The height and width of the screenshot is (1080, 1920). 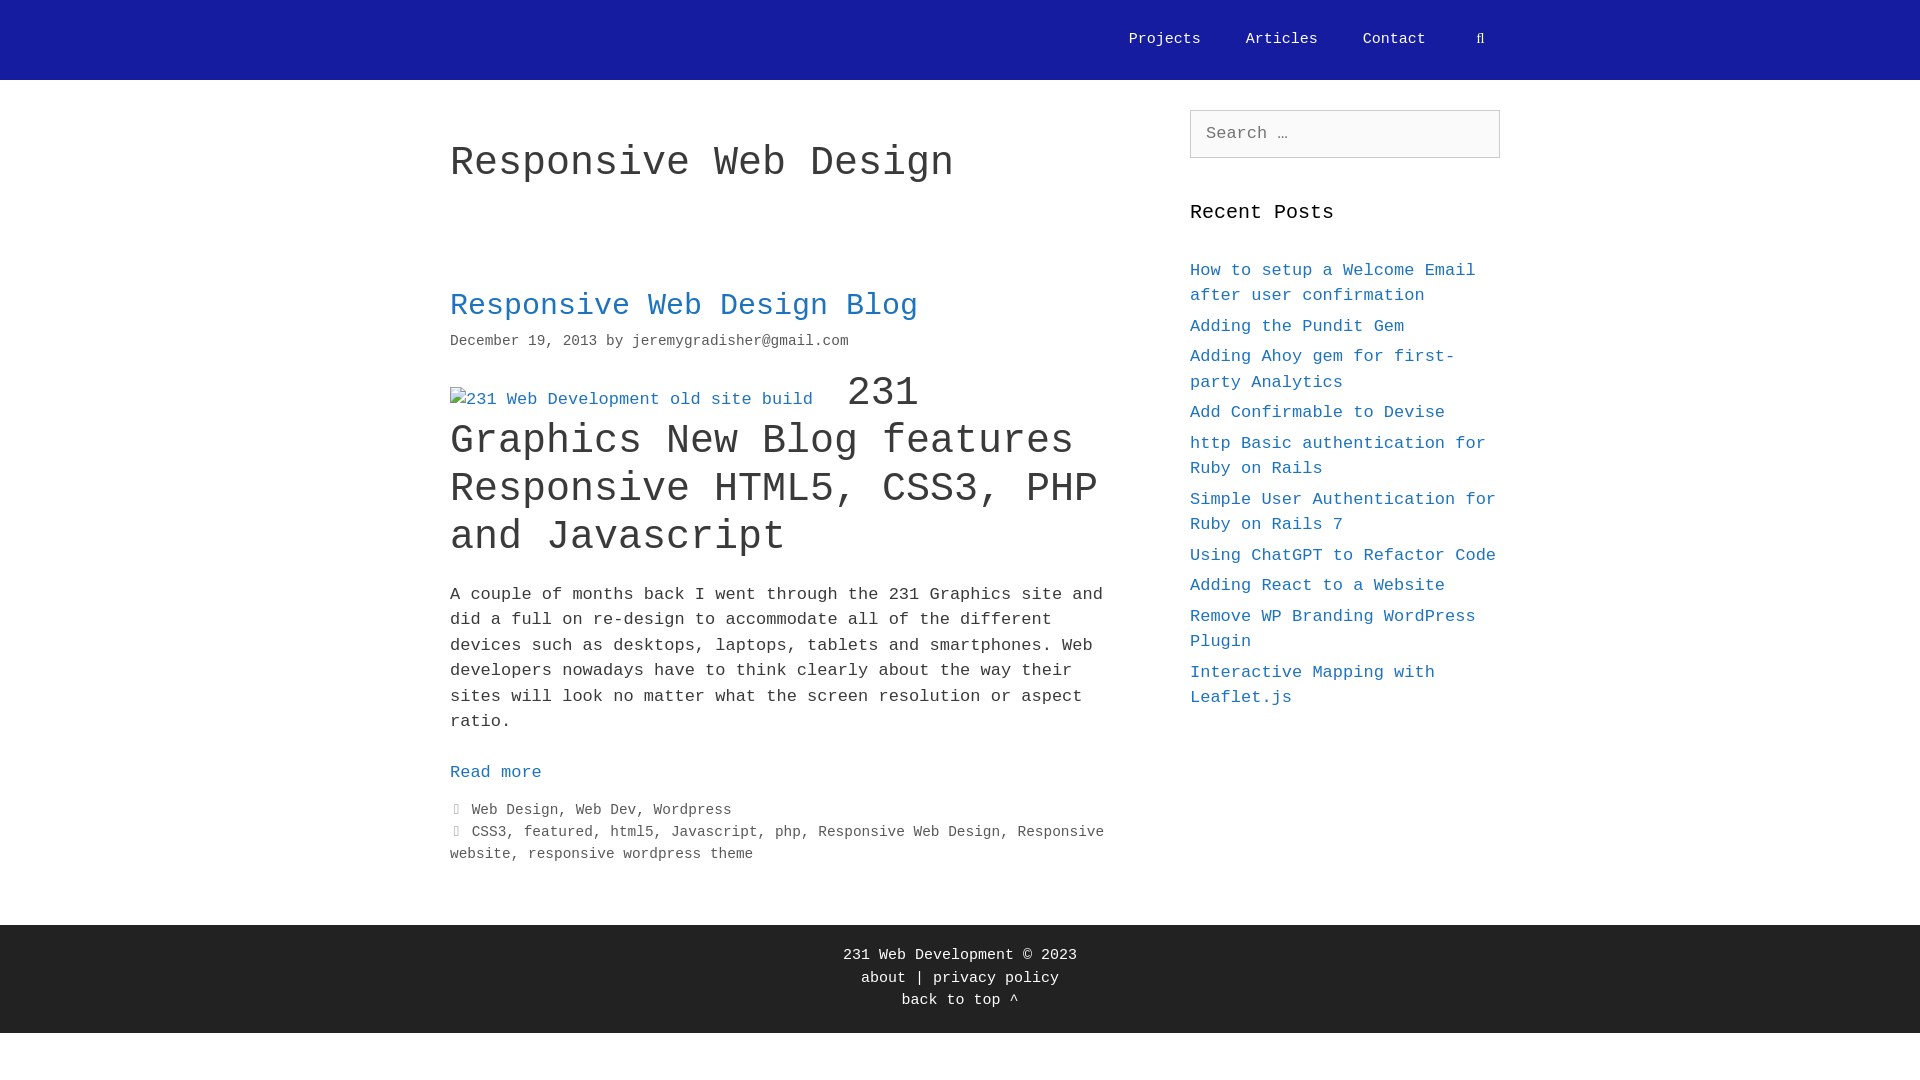 I want to click on 'Javascript', so click(x=714, y=832).